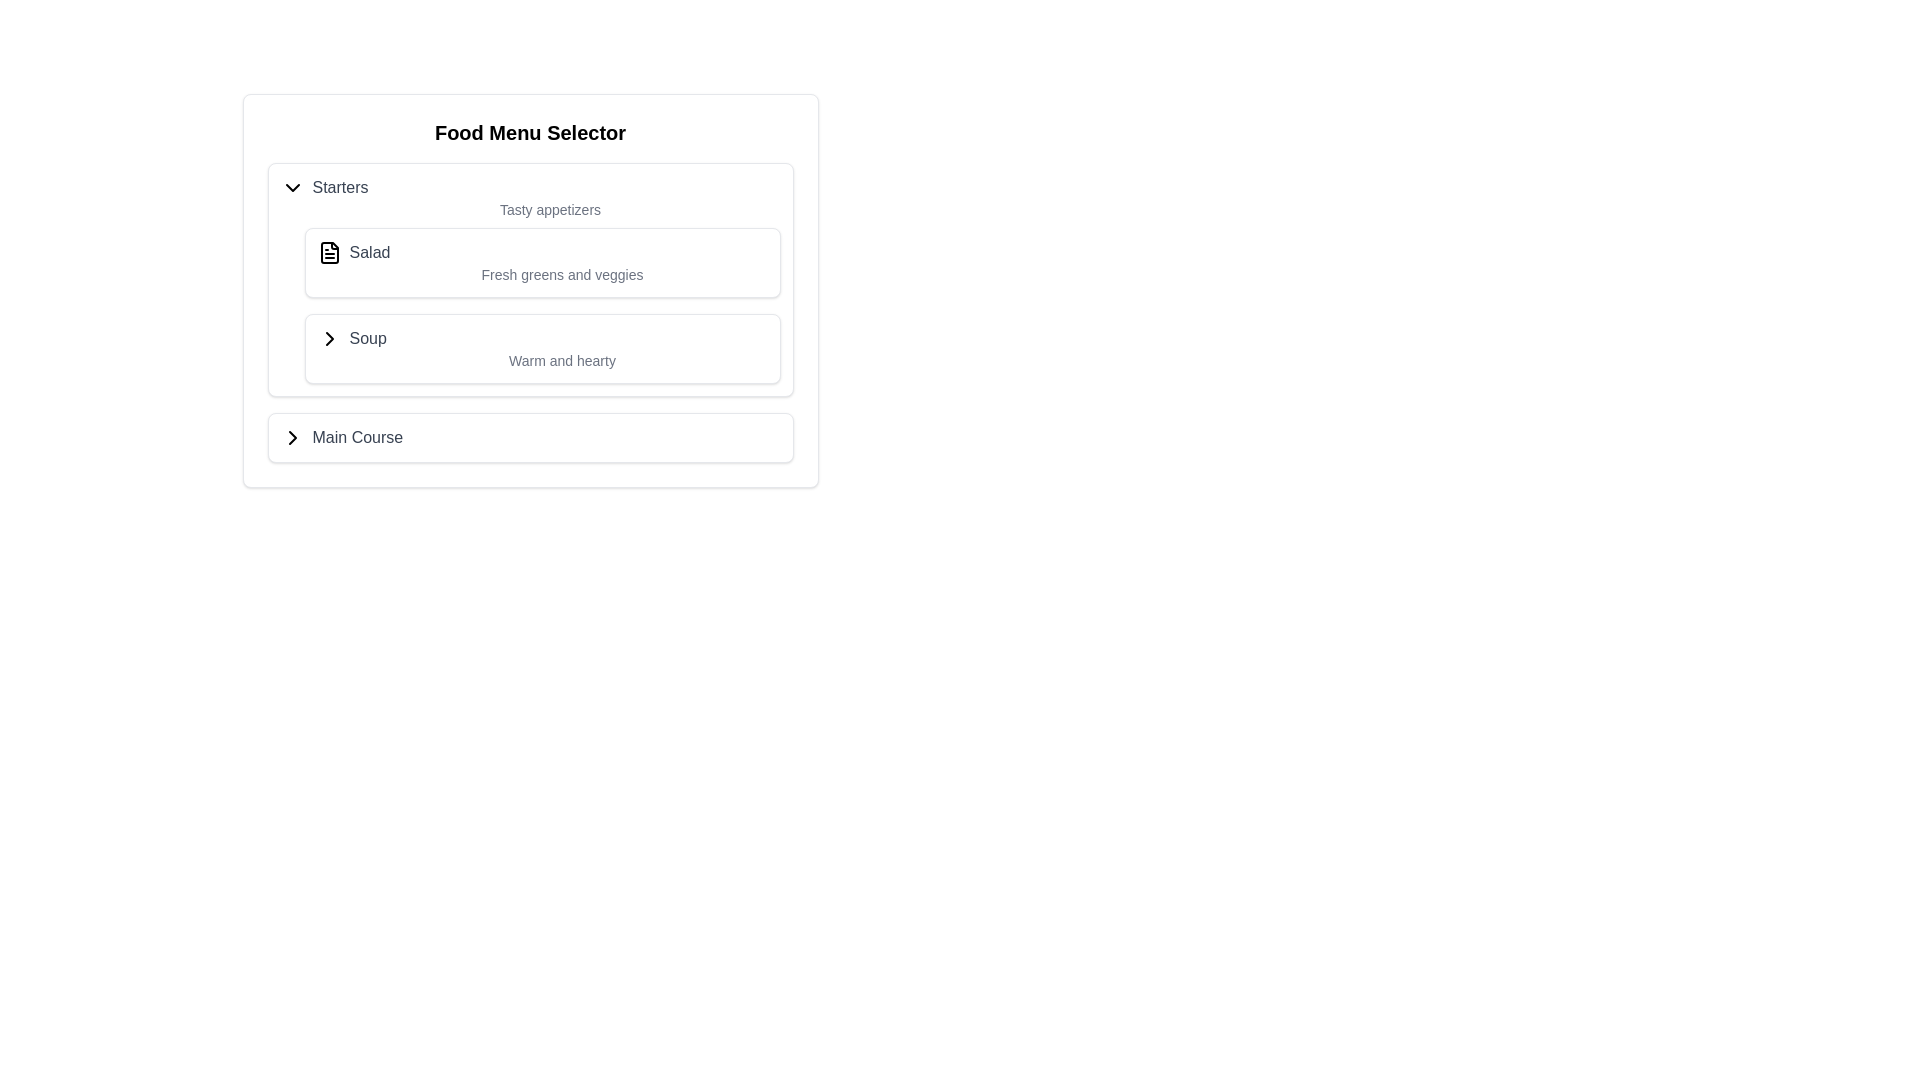 The height and width of the screenshot is (1080, 1920). Describe the element at coordinates (542, 361) in the screenshot. I see `the informational text label that provides details about 'Soup'` at that location.